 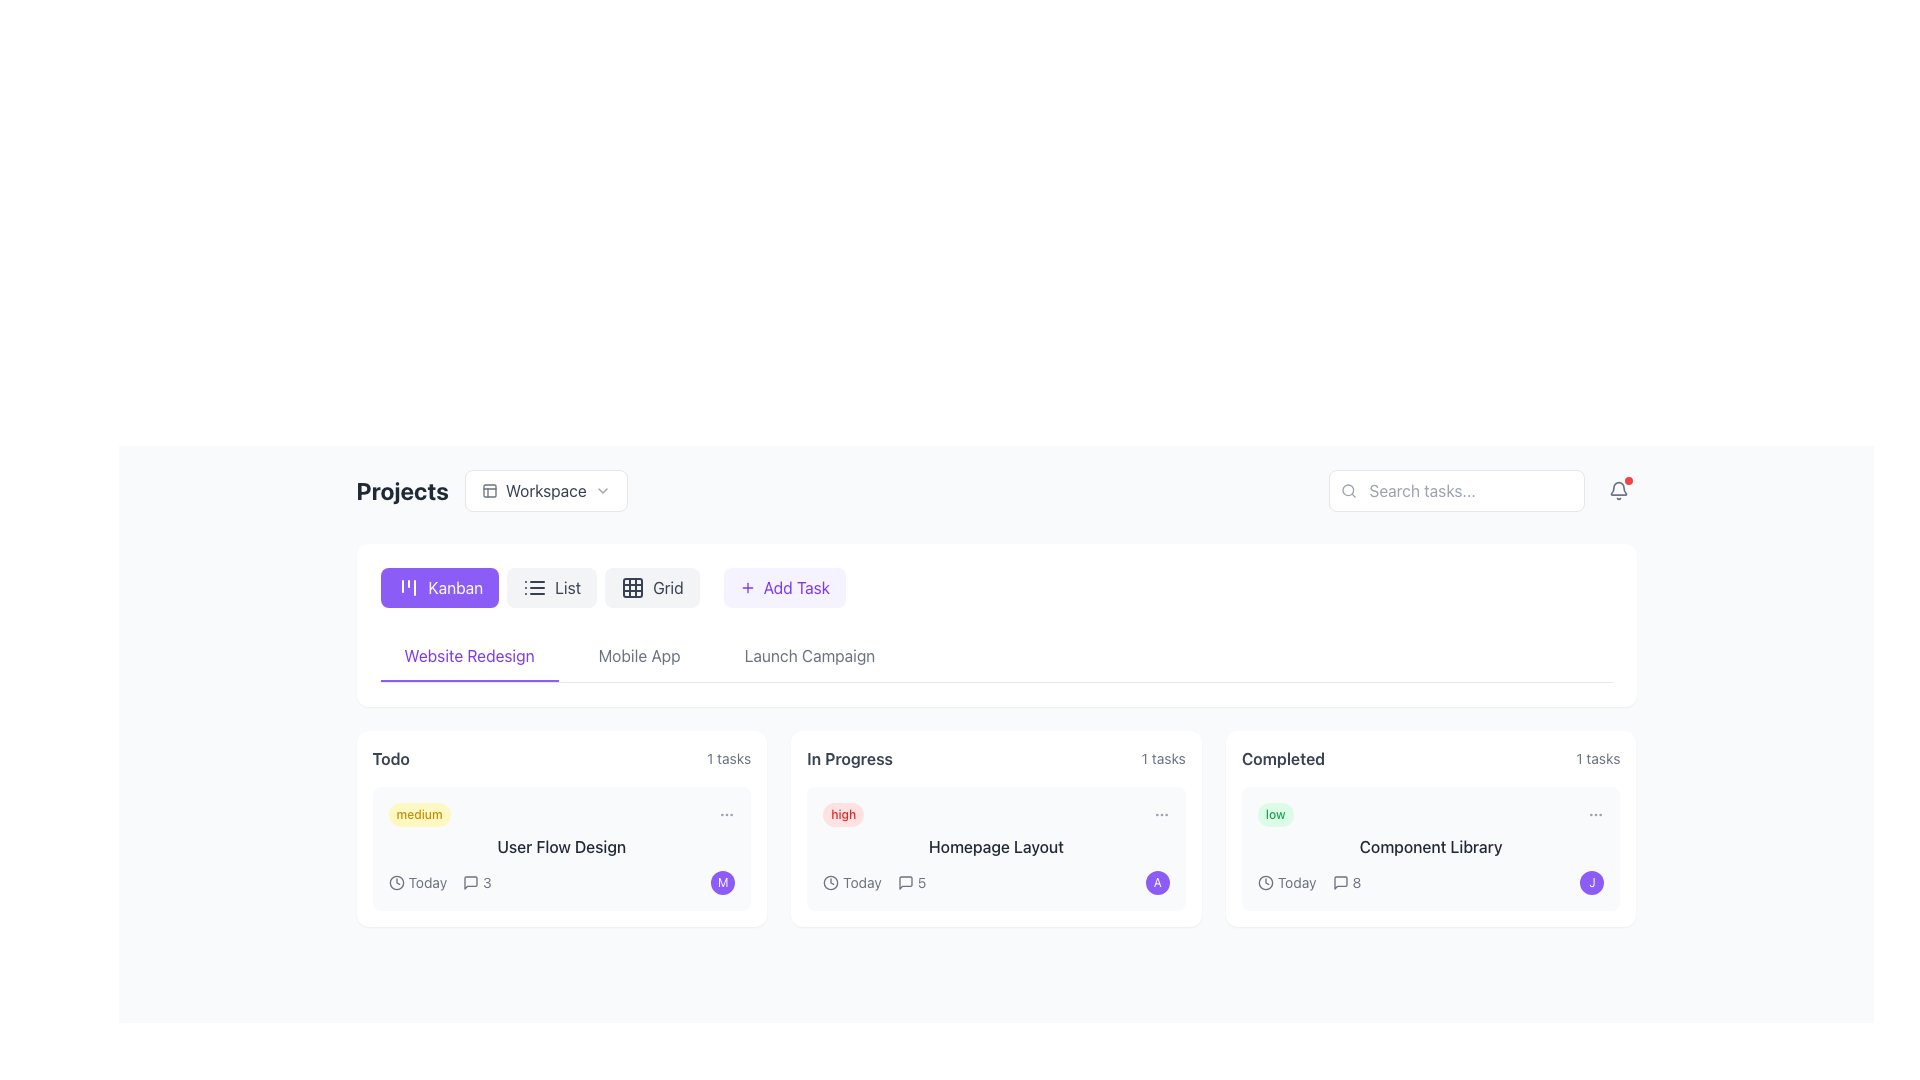 I want to click on the status indicator badge located in the 'In Progress' column of the Kanban board, specifically near the top left corner of the card labeled 'Homepage Layout', so click(x=843, y=814).